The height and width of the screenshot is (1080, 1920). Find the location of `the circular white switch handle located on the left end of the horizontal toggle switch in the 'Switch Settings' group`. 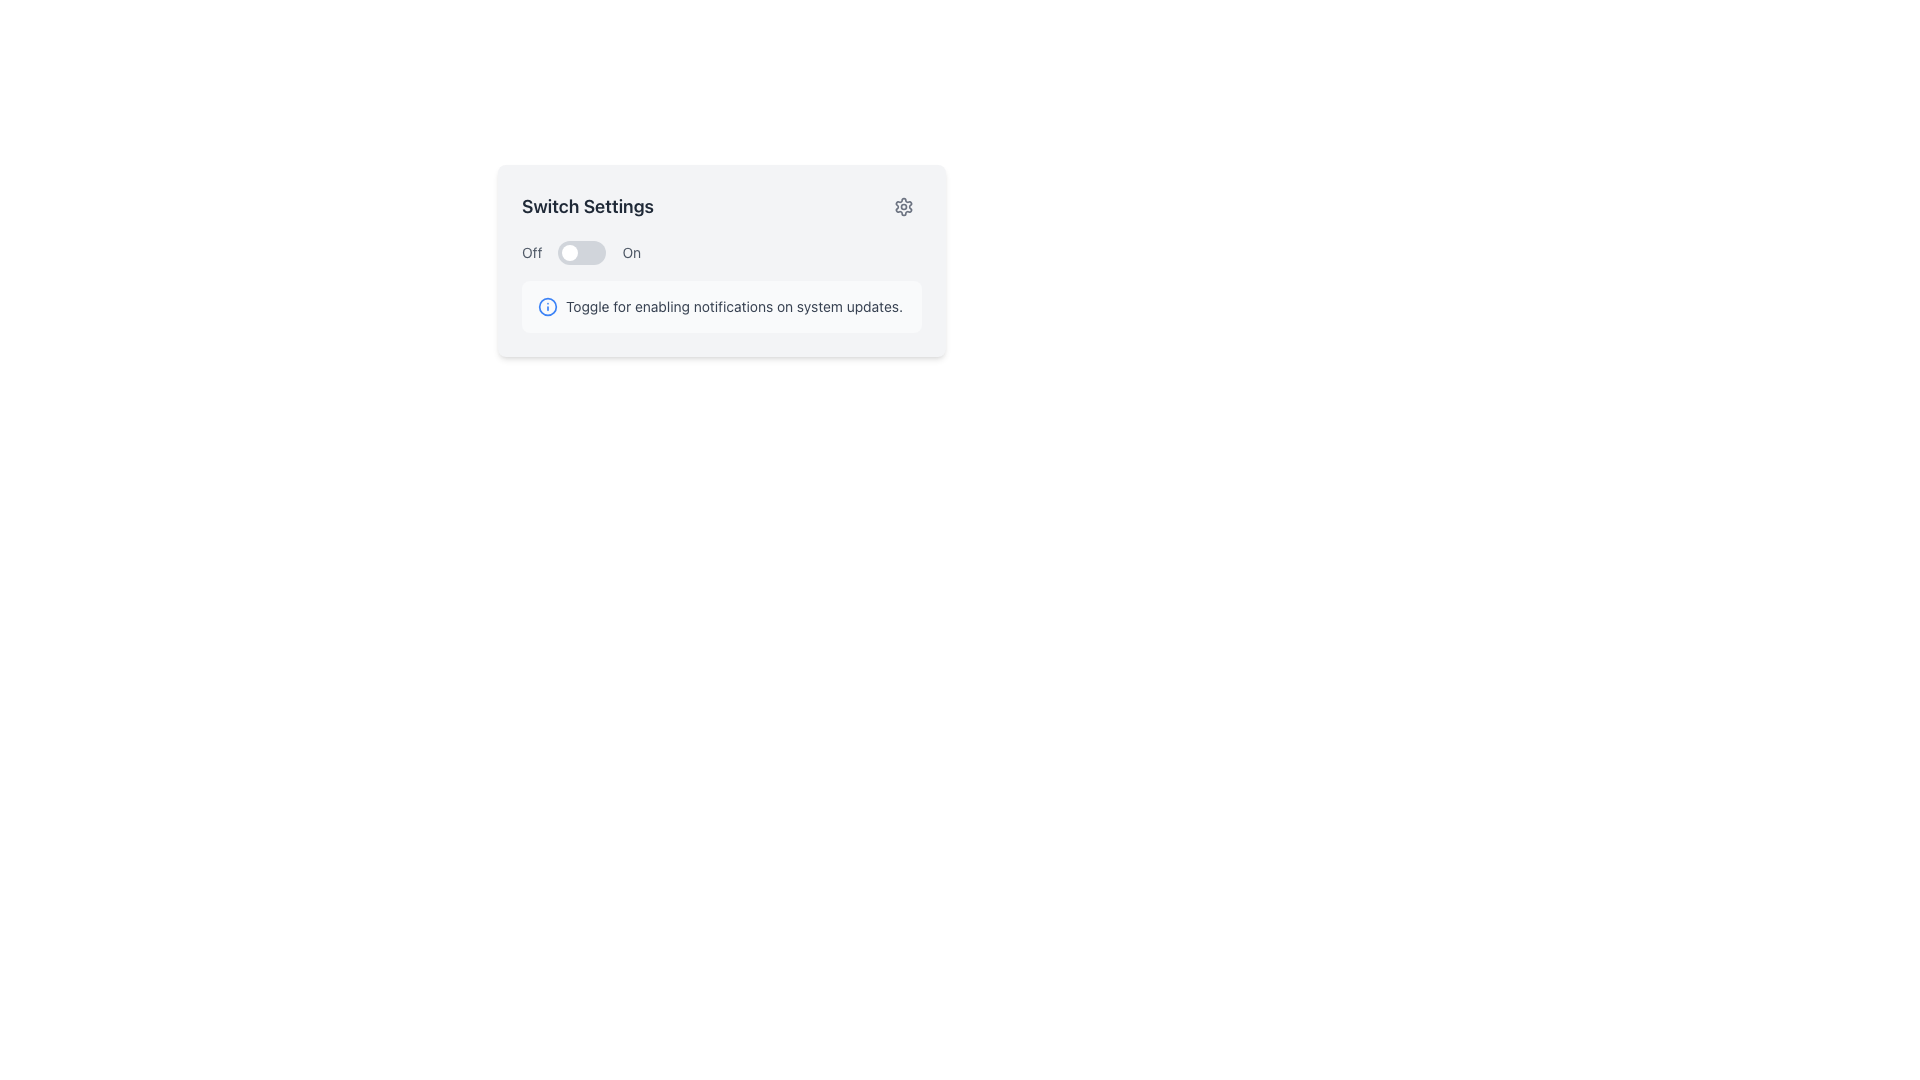

the circular white switch handle located on the left end of the horizontal toggle switch in the 'Switch Settings' group is located at coordinates (569, 252).